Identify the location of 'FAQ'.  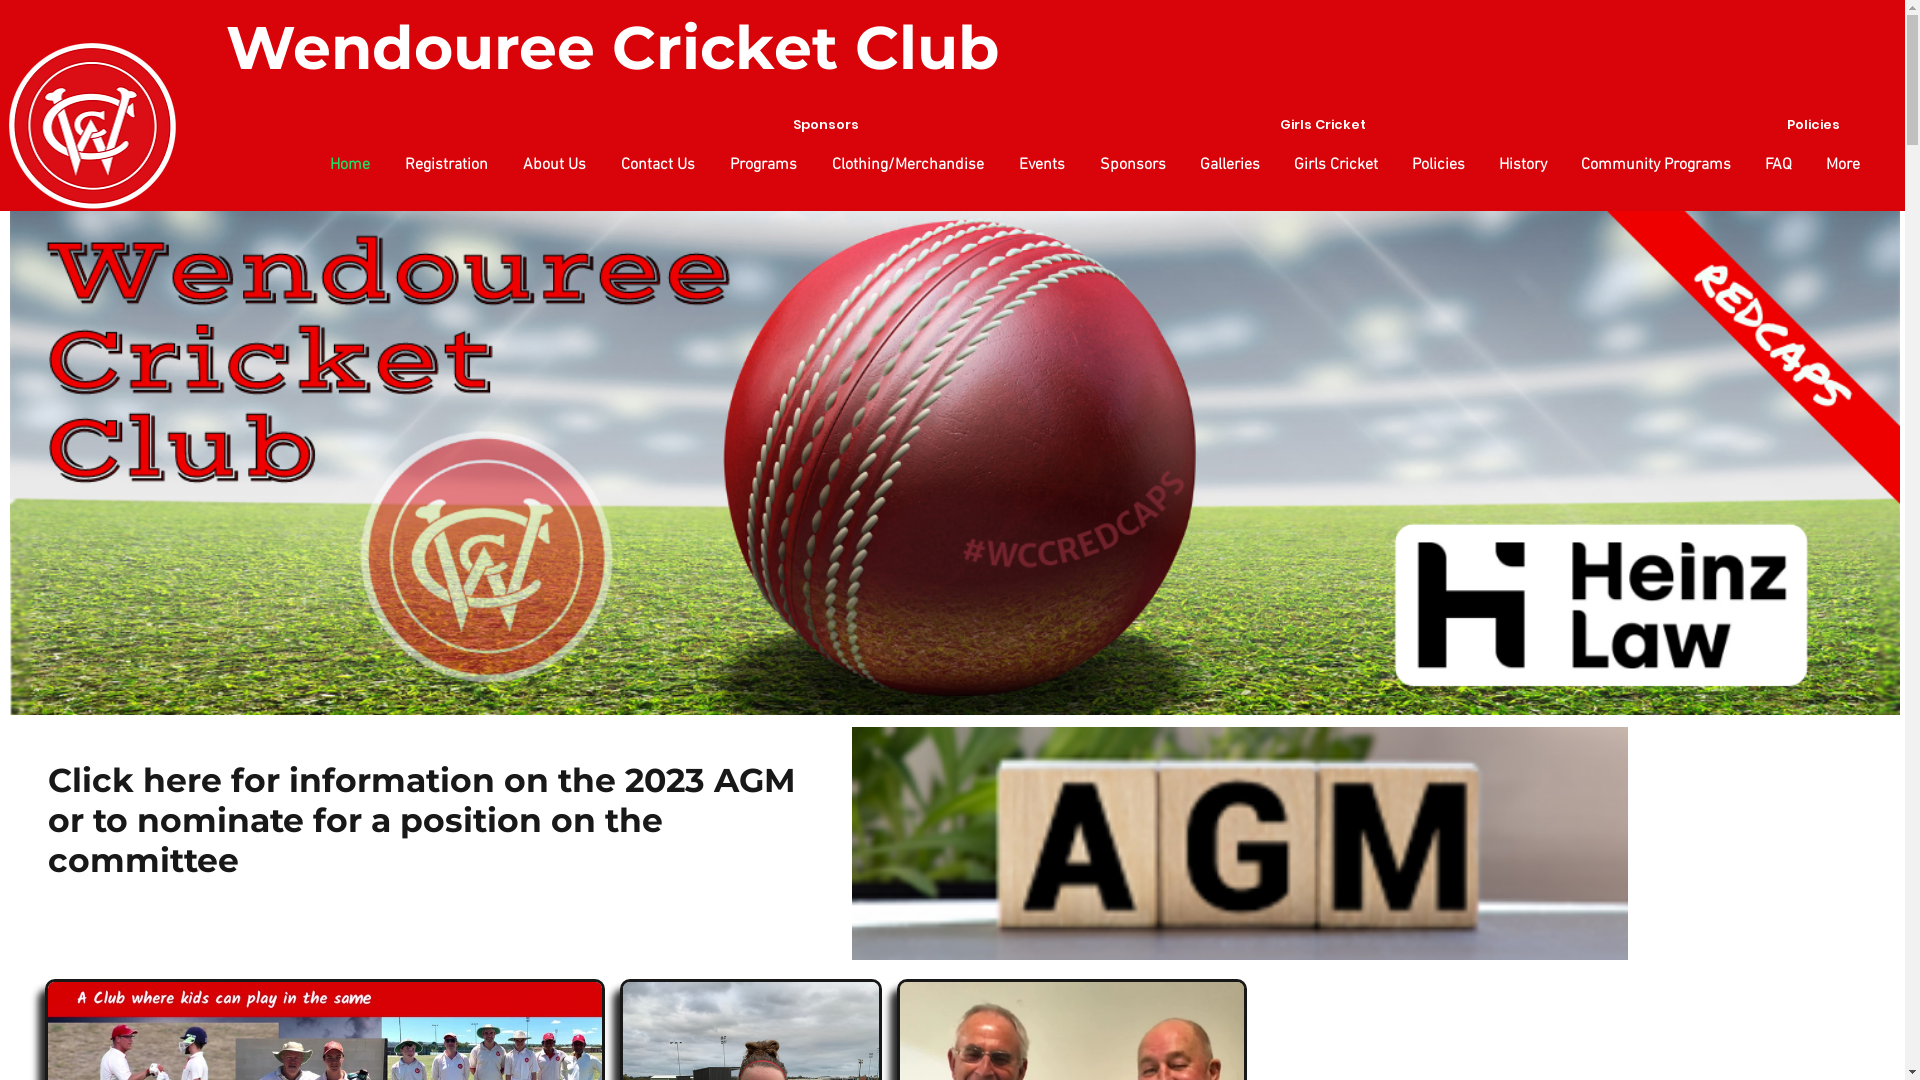
(1776, 164).